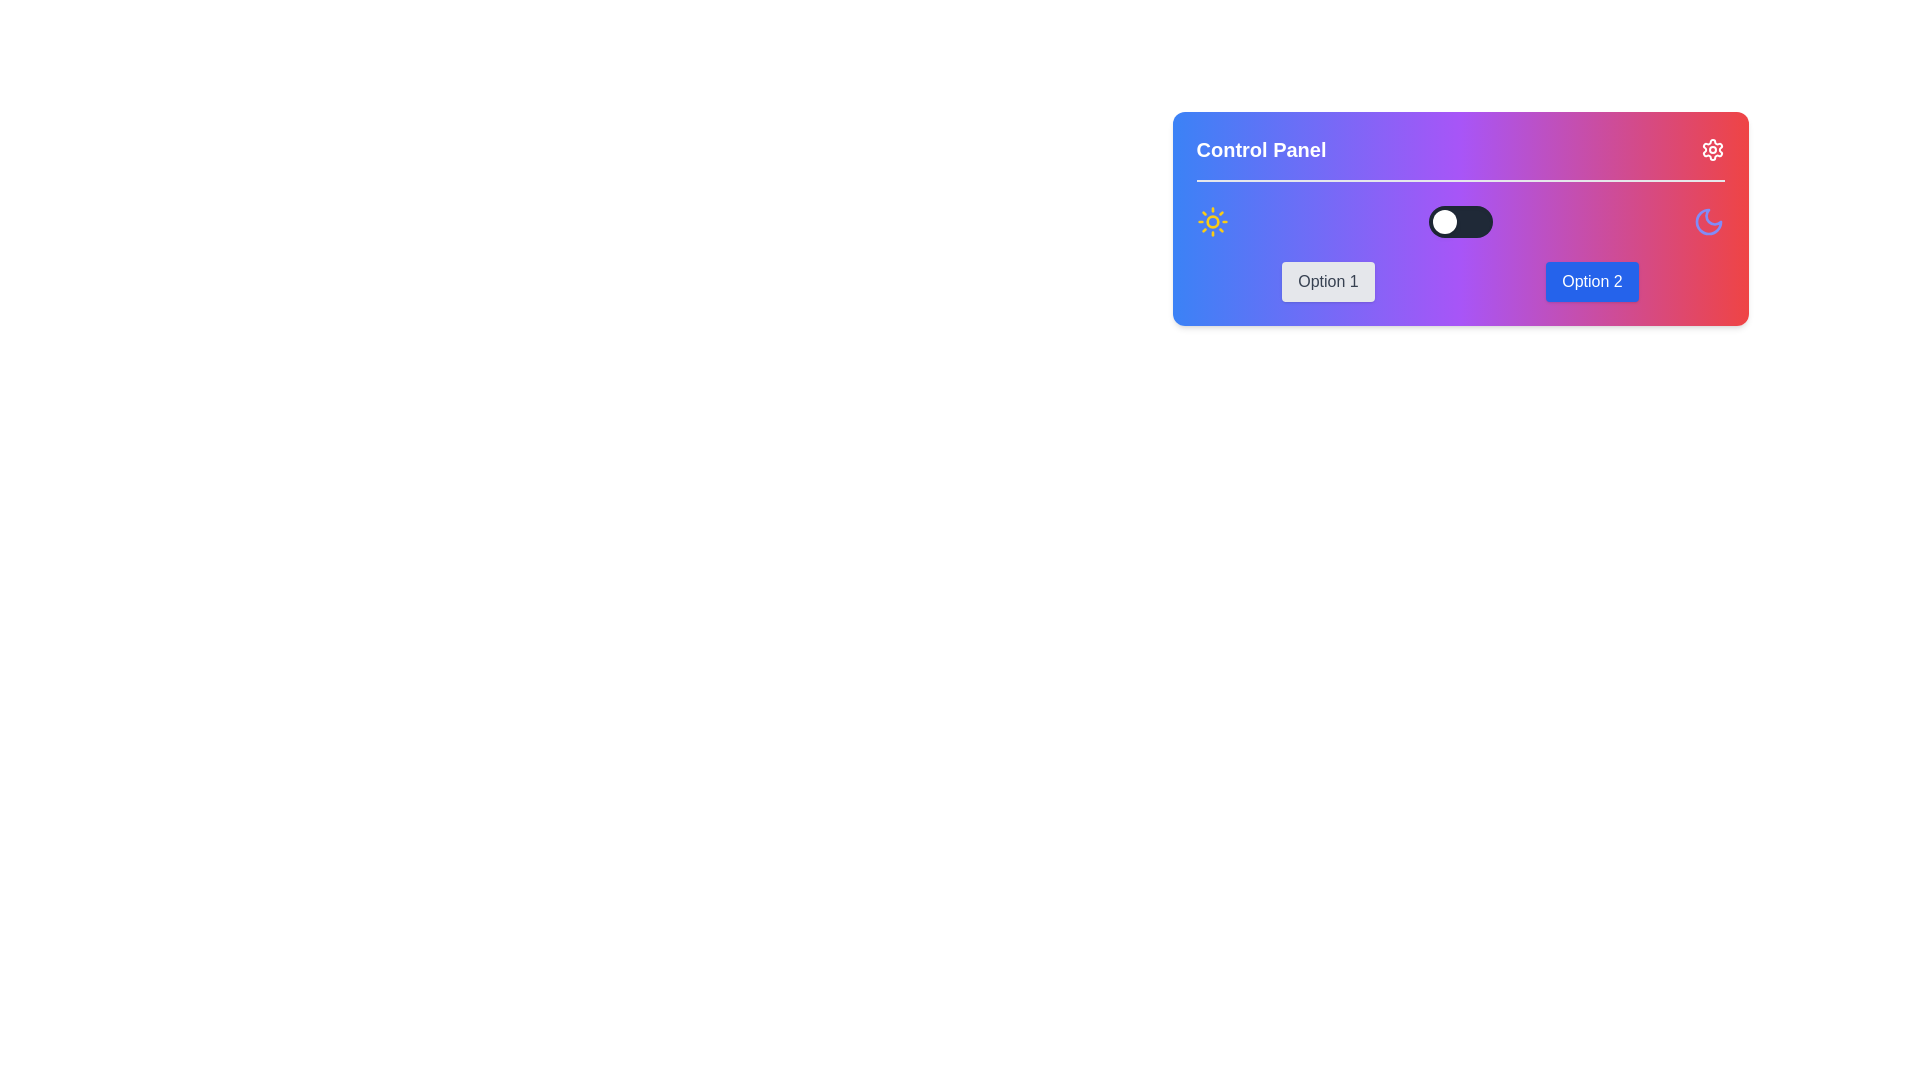 This screenshot has height=1080, width=1920. I want to click on the toggle switch handle located at the far-right end of the toggle control in the Control Panel for visual feedback, so click(1444, 222).